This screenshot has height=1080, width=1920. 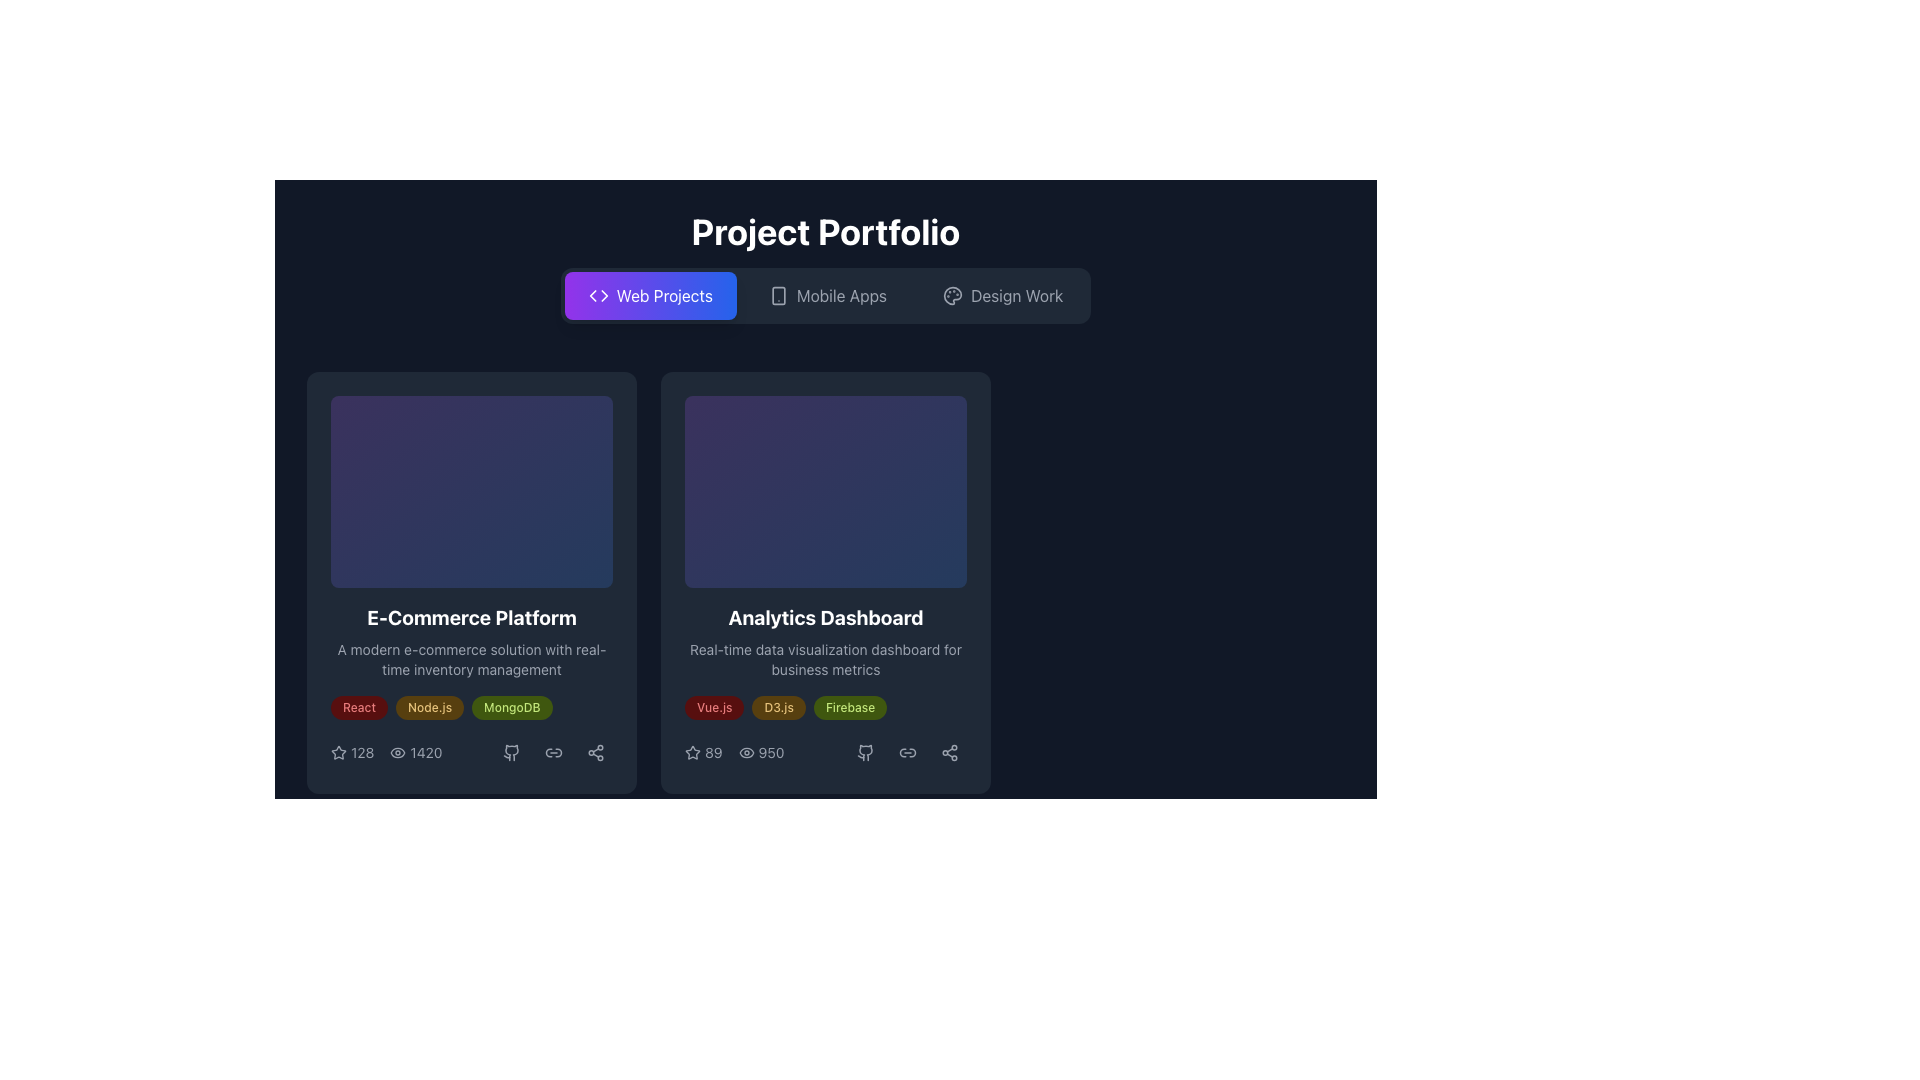 I want to click on the circular button featuring a GitHub logo, located at the bottom of the 'E-Commerce Platform' project card, to trigger the hover effect that changes its background color to gray, so click(x=512, y=752).